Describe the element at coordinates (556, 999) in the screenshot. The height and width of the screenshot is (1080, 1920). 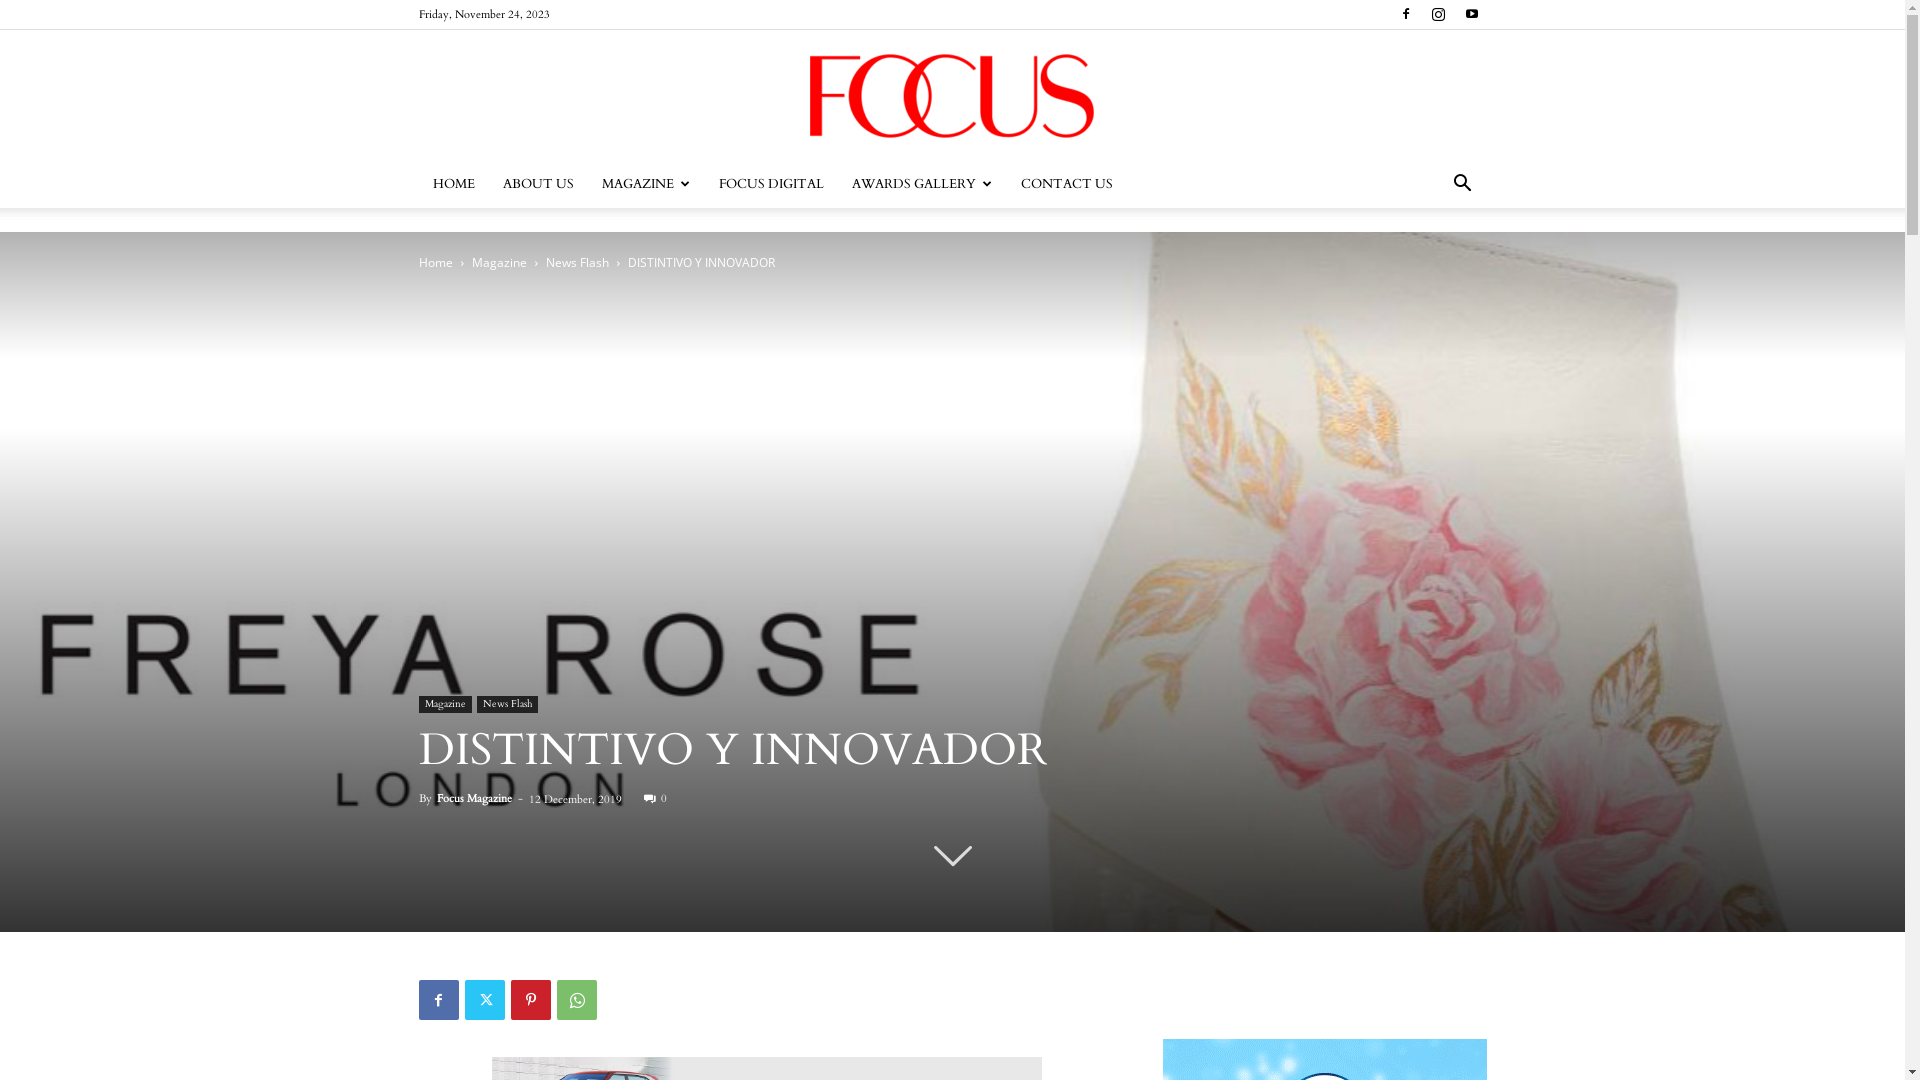
I see `'WhatsApp'` at that location.